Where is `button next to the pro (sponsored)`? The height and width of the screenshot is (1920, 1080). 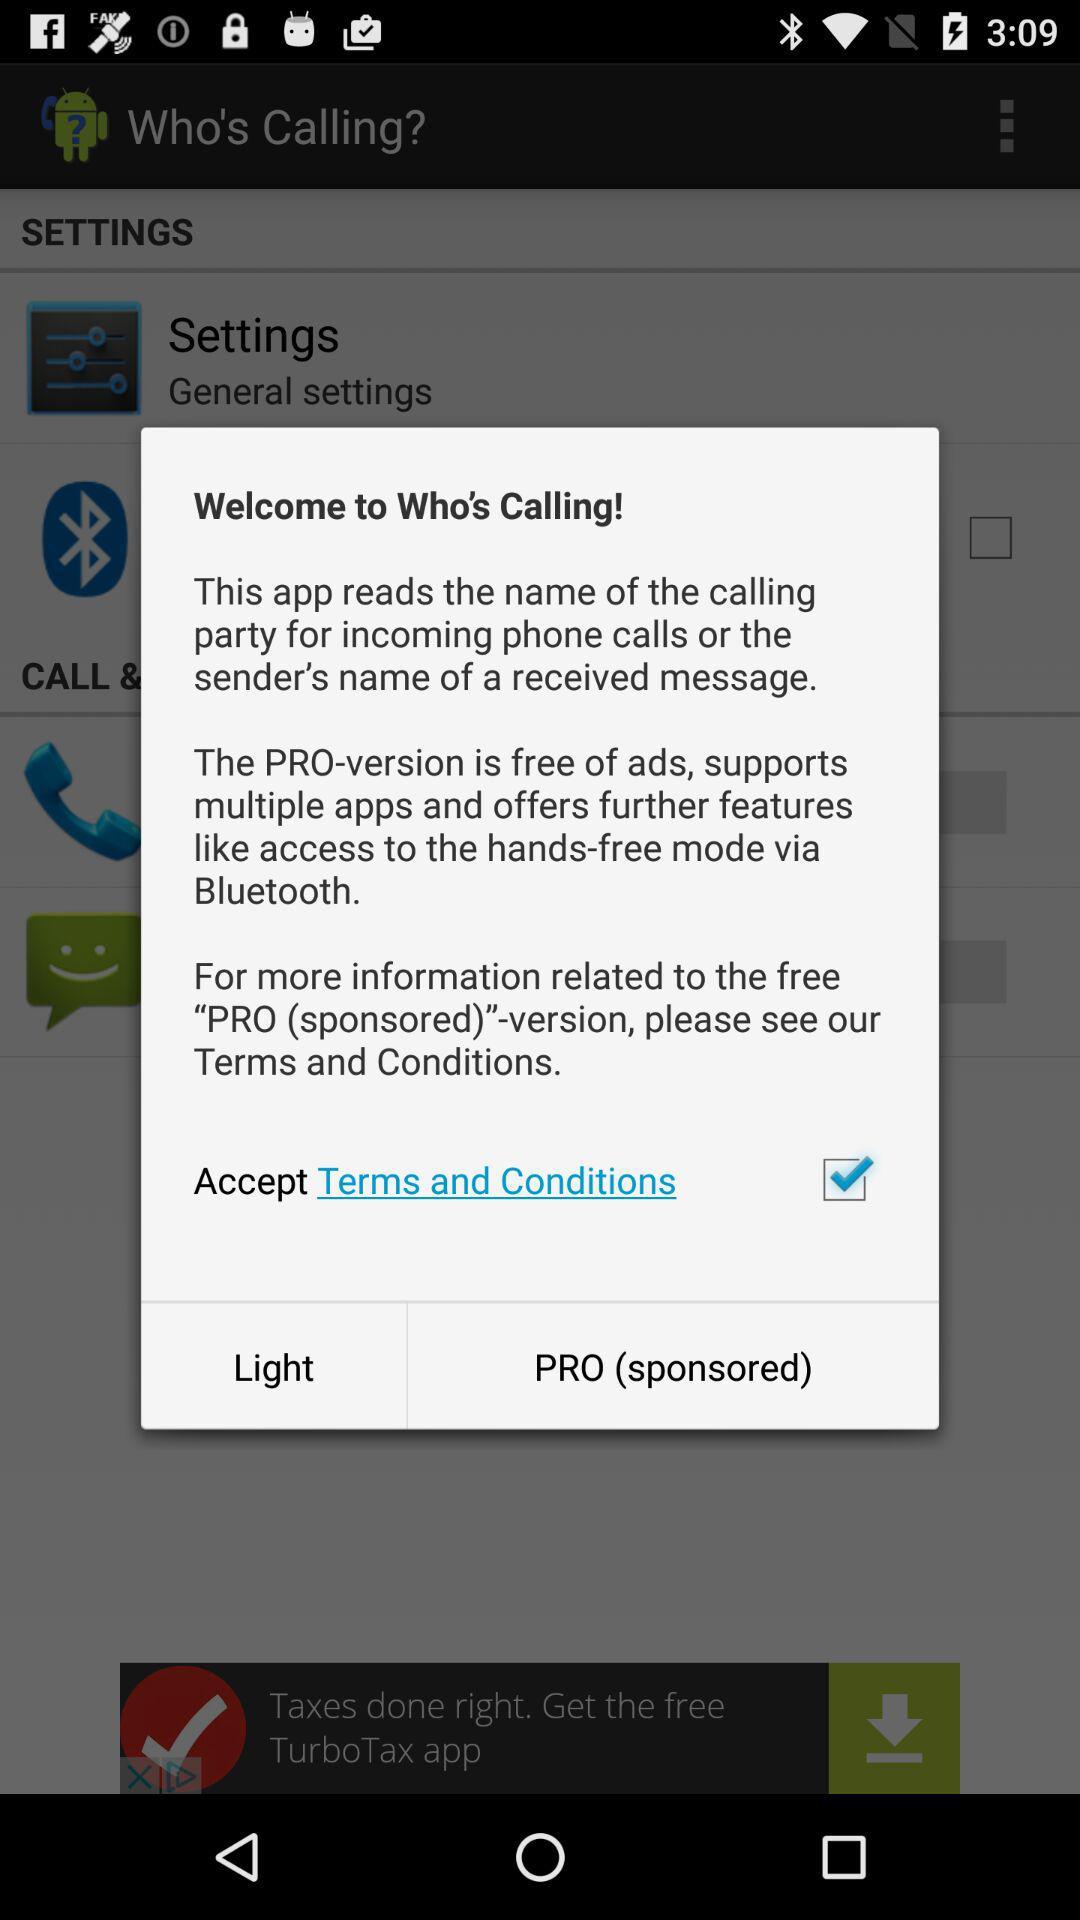 button next to the pro (sponsored) is located at coordinates (273, 1365).